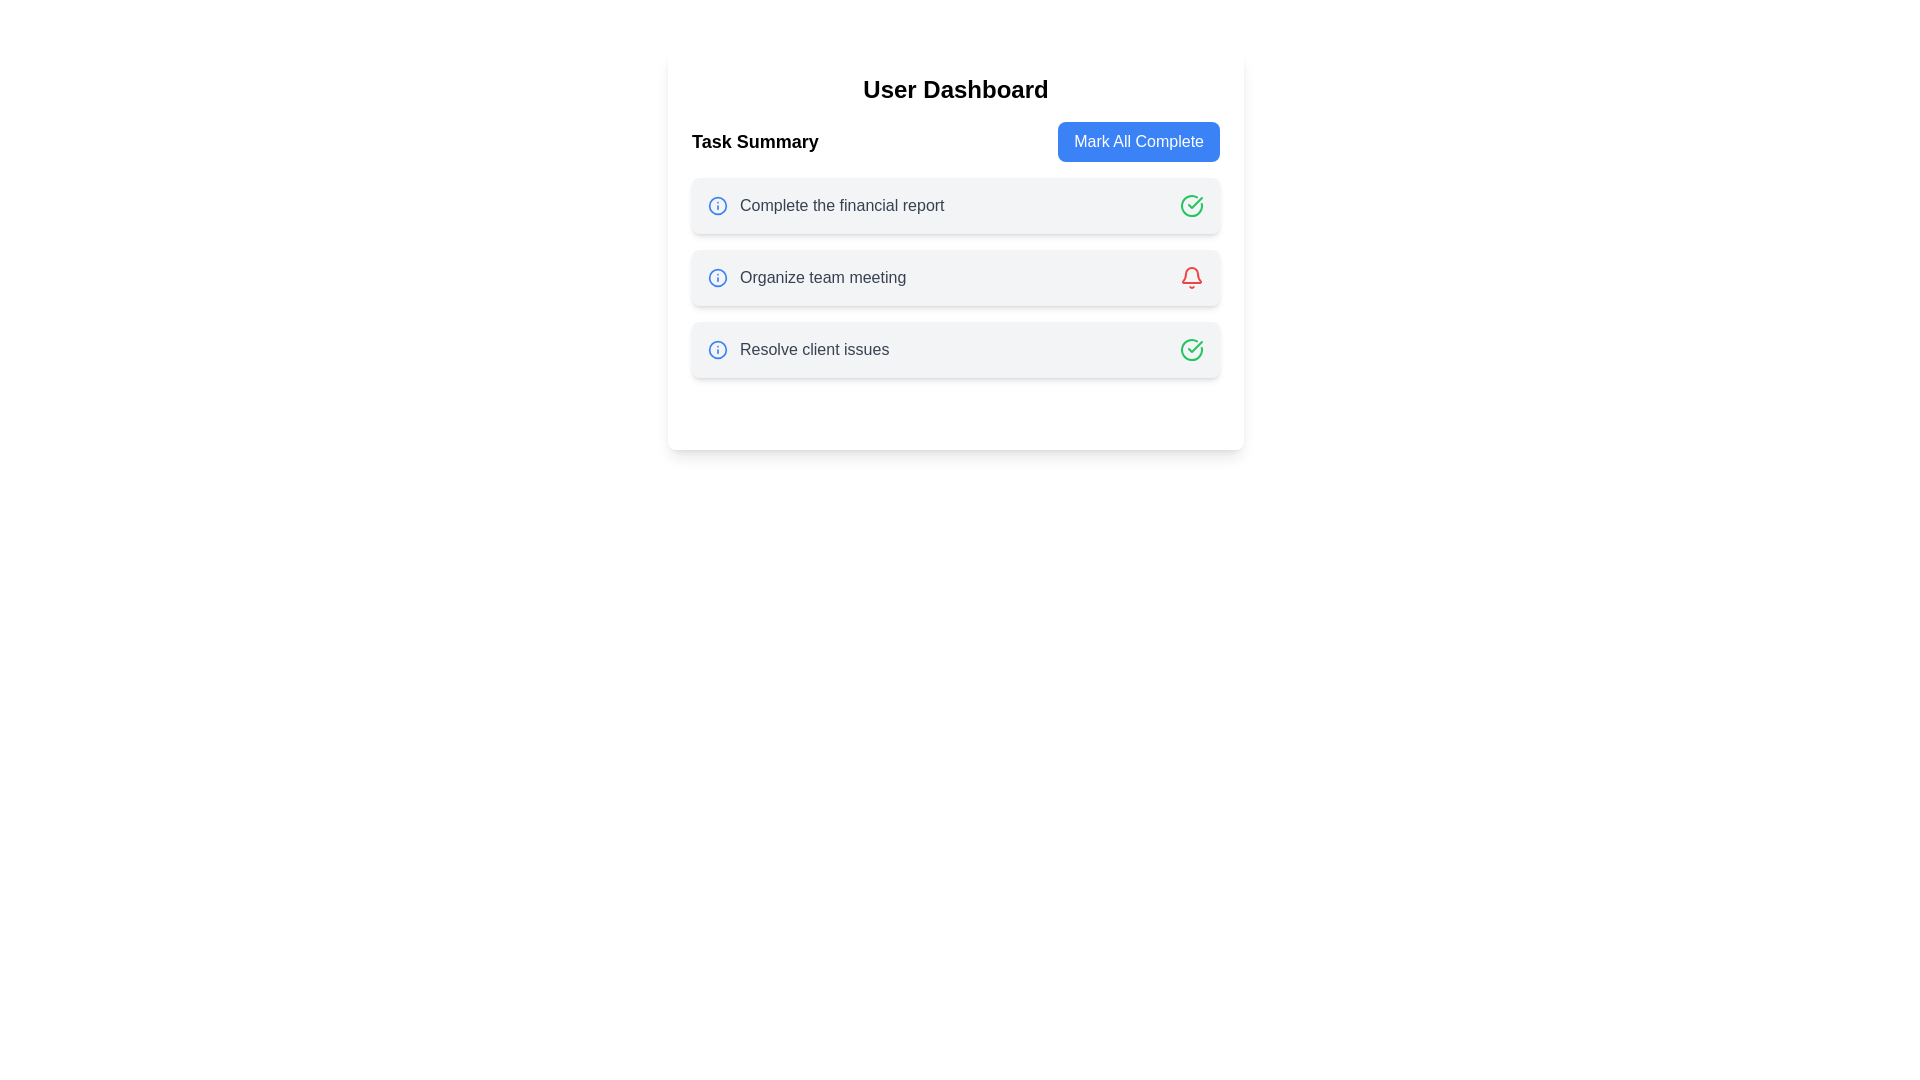 The height and width of the screenshot is (1080, 1920). What do you see at coordinates (1191, 275) in the screenshot?
I see `the red-colored bell icon located in the second task item of the 'Organize team meeting' list, positioned at the right end of the item's row` at bounding box center [1191, 275].